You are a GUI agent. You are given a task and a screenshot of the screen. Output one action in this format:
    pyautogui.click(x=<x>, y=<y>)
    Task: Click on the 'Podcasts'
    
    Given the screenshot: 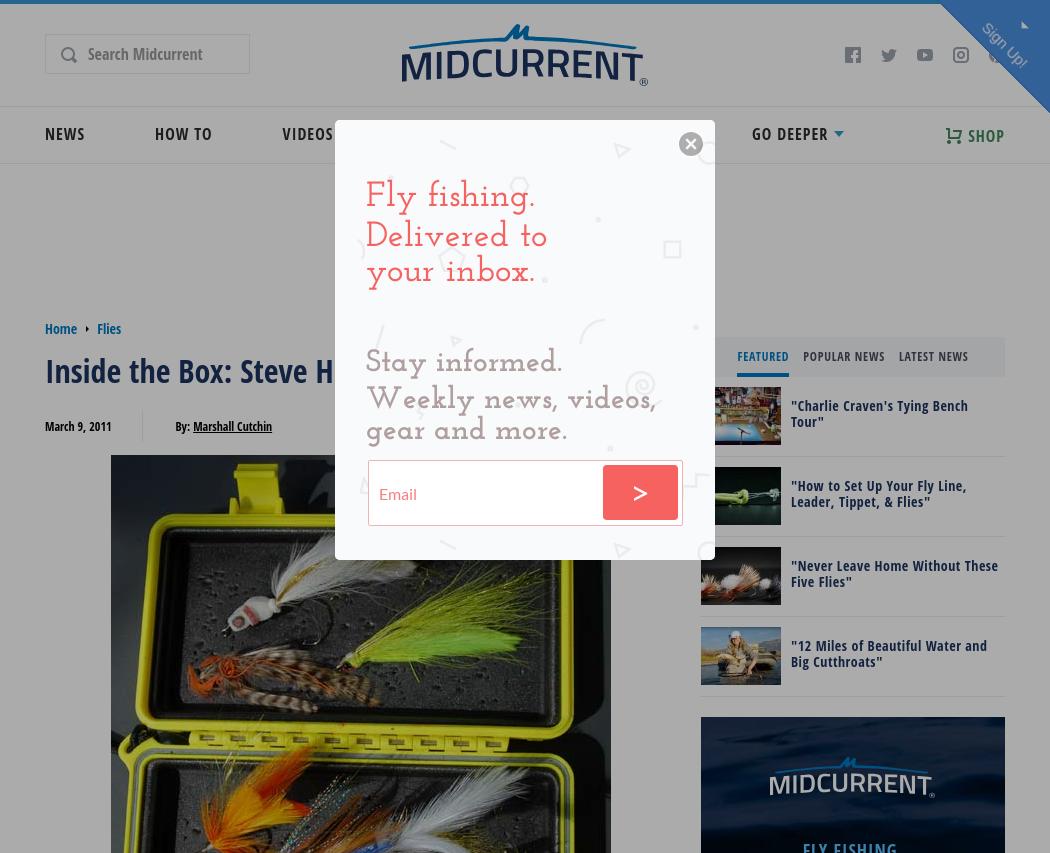 What is the action you would take?
    pyautogui.click(x=419, y=193)
    